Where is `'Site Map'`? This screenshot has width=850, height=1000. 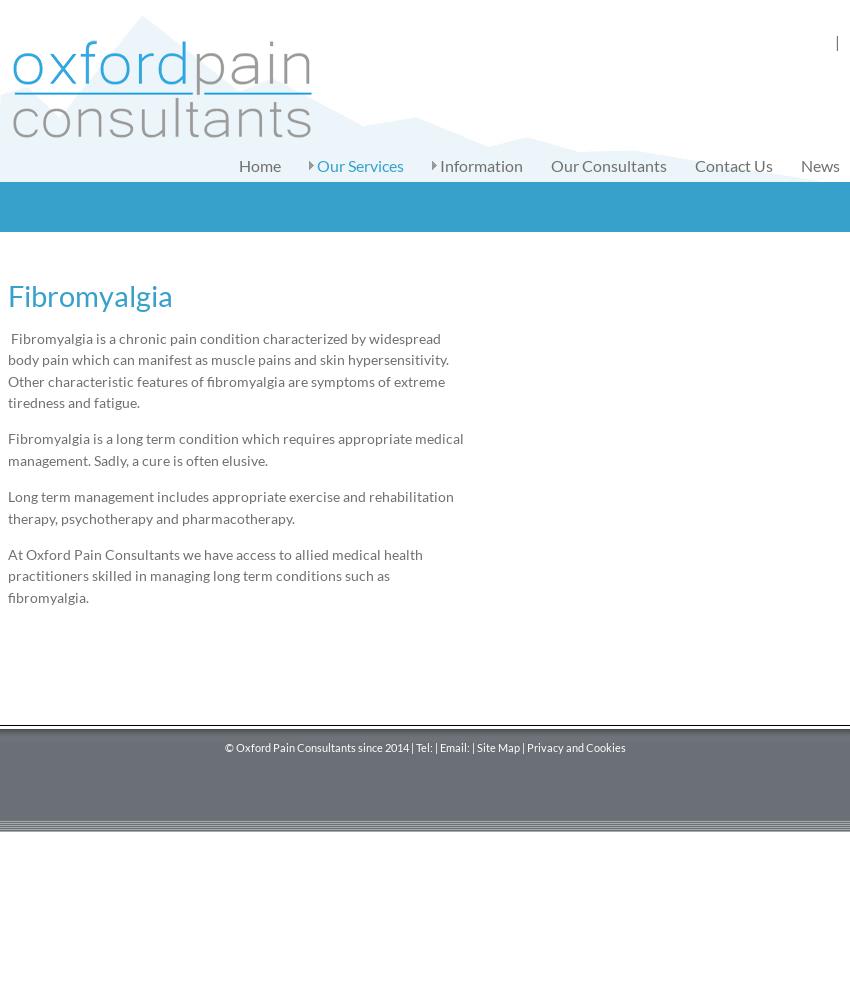 'Site Map' is located at coordinates (497, 745).